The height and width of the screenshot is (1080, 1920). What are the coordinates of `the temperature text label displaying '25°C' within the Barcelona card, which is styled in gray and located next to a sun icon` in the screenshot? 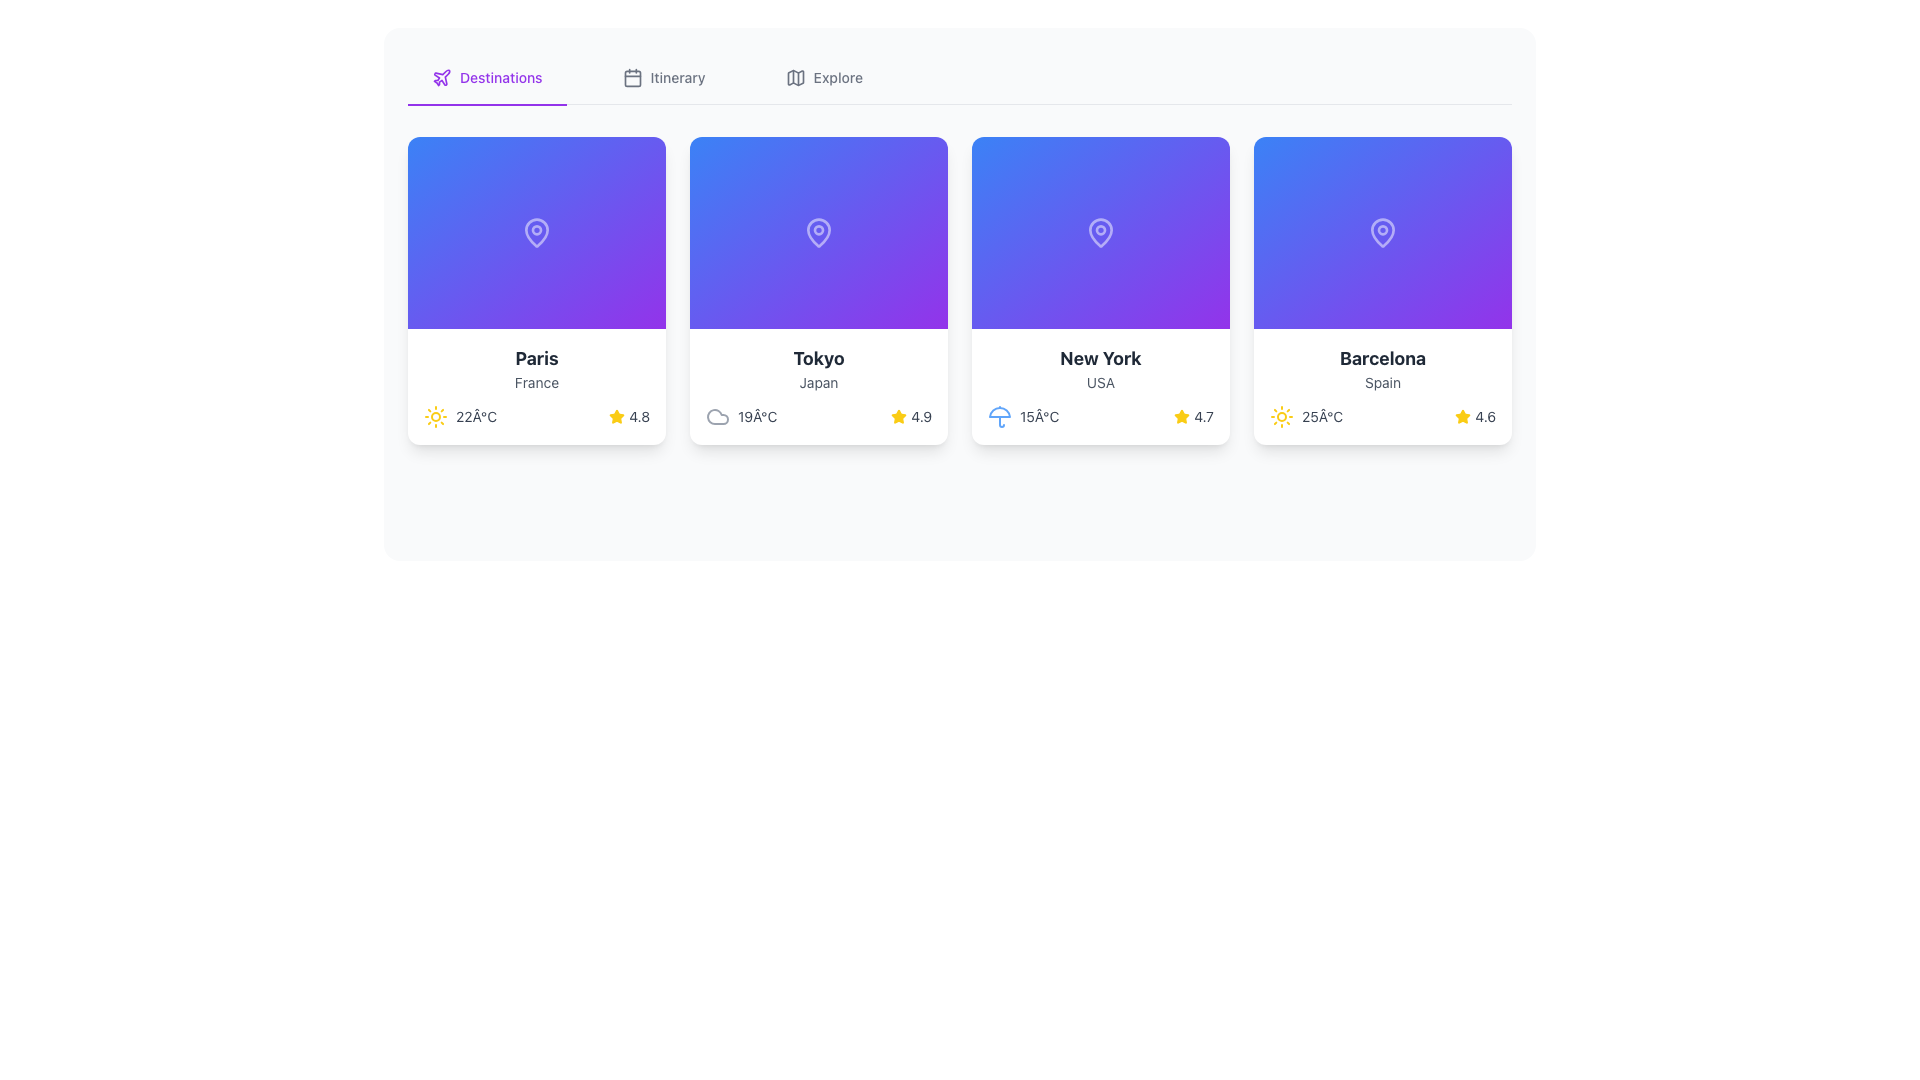 It's located at (1322, 415).